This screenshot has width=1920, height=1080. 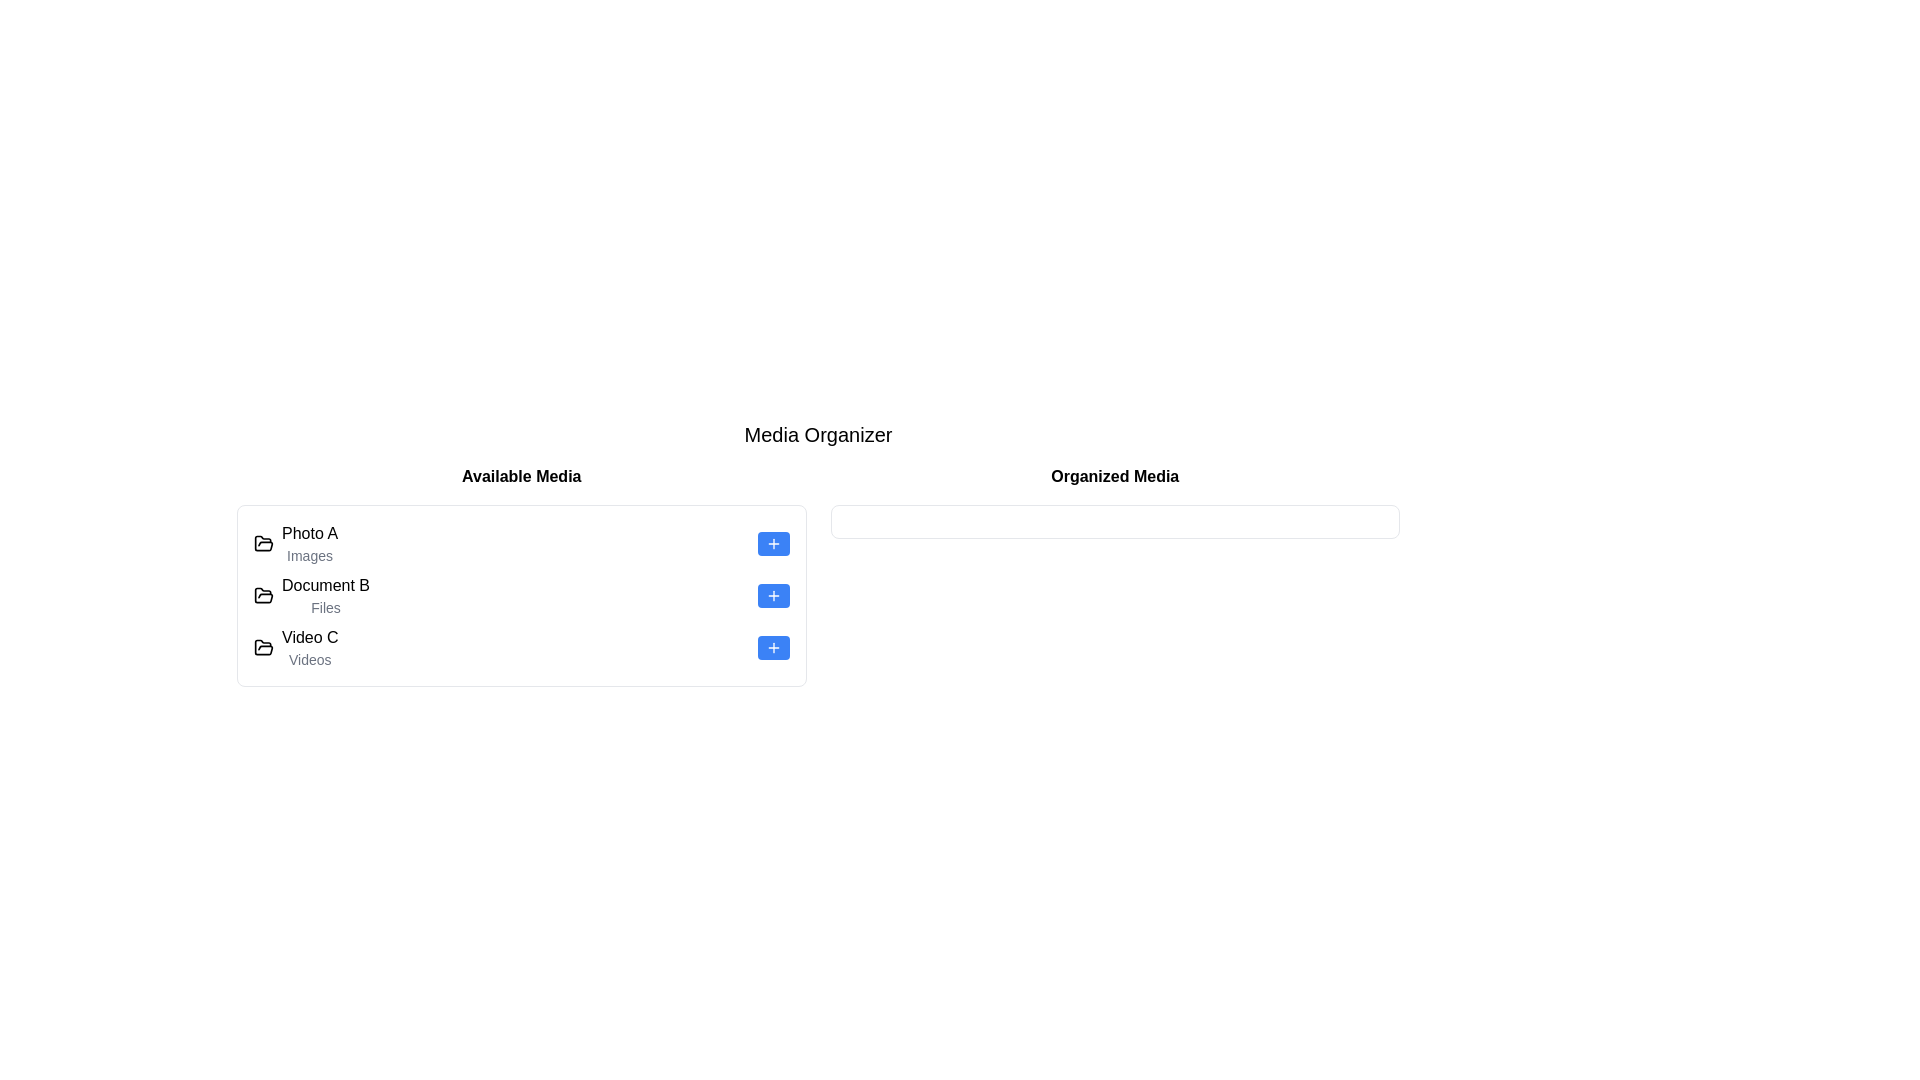 I want to click on the decorative icon located in the left section under the 'Available Media' heading, specifically the first icon in the row labeled 'Photo A Images', positioned to the left of the text 'Photo A', so click(x=263, y=594).